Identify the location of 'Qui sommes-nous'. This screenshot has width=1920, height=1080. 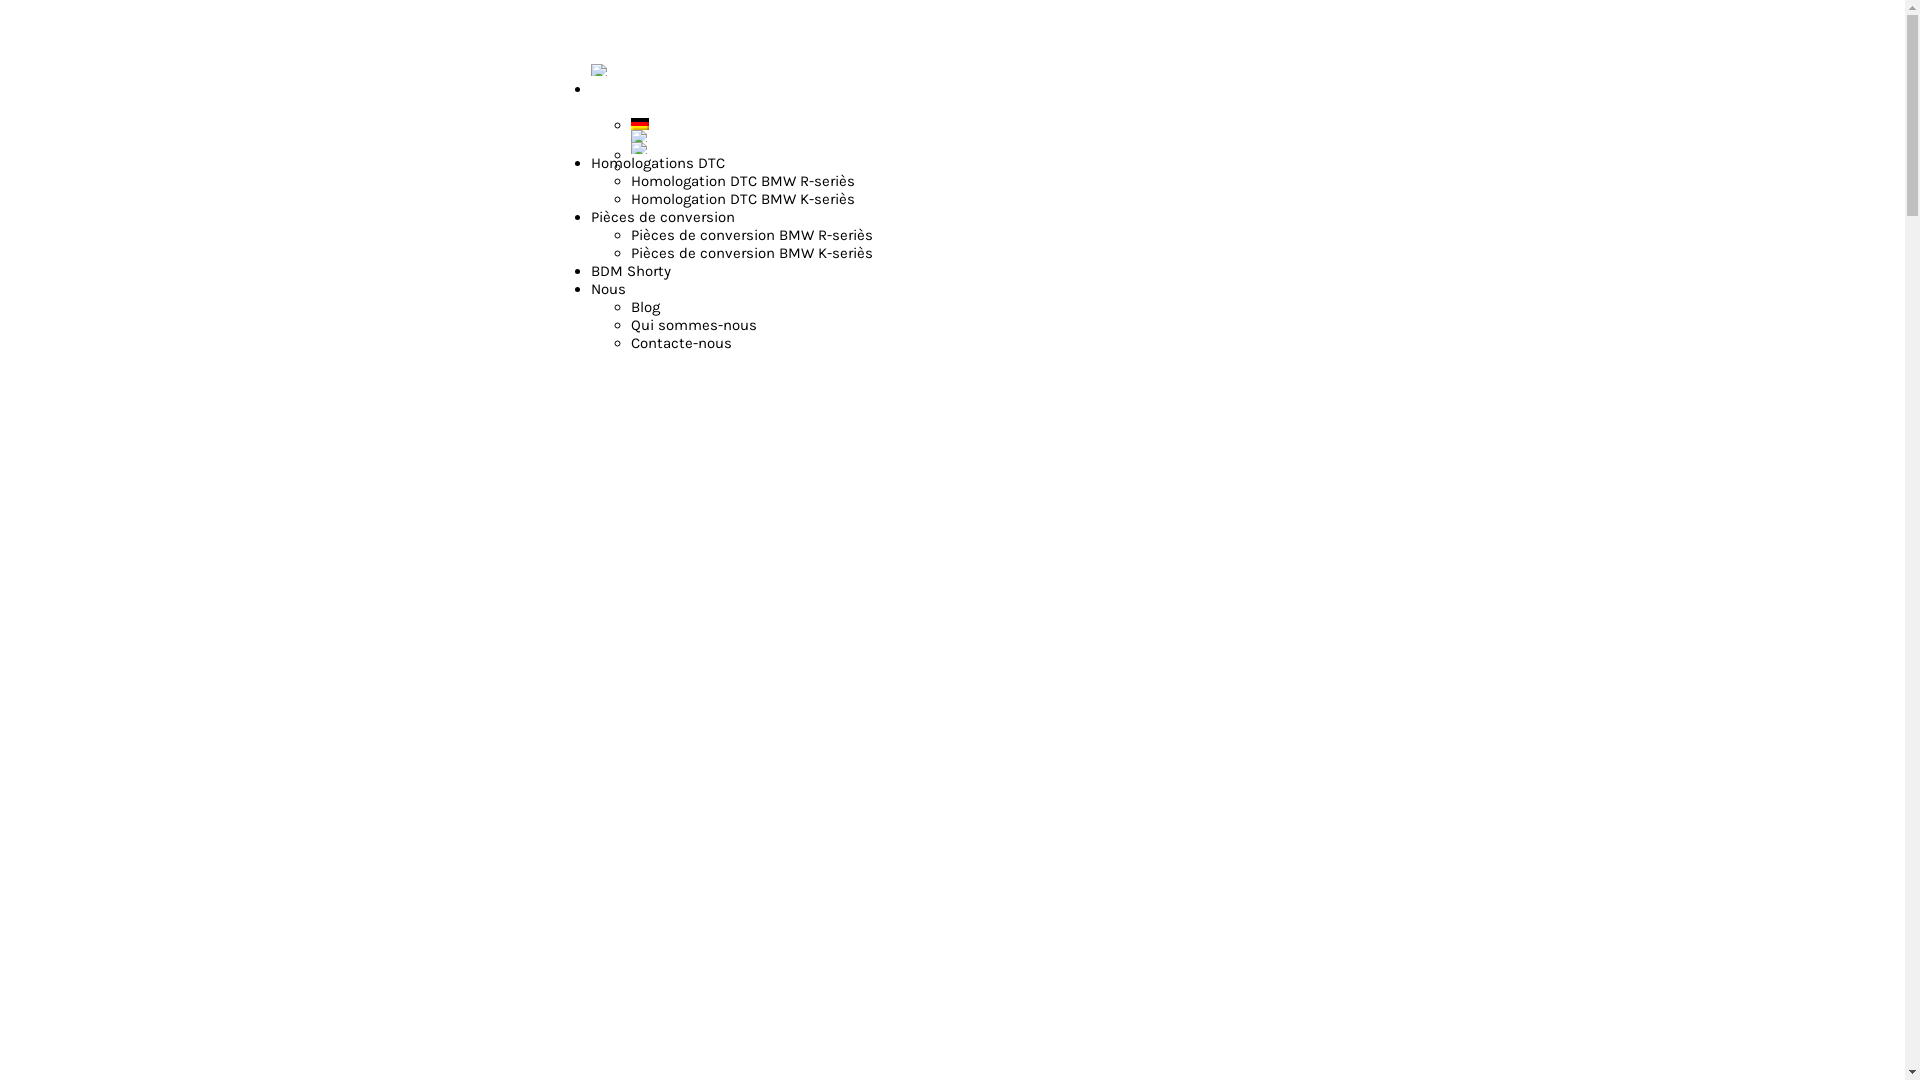
(694, 323).